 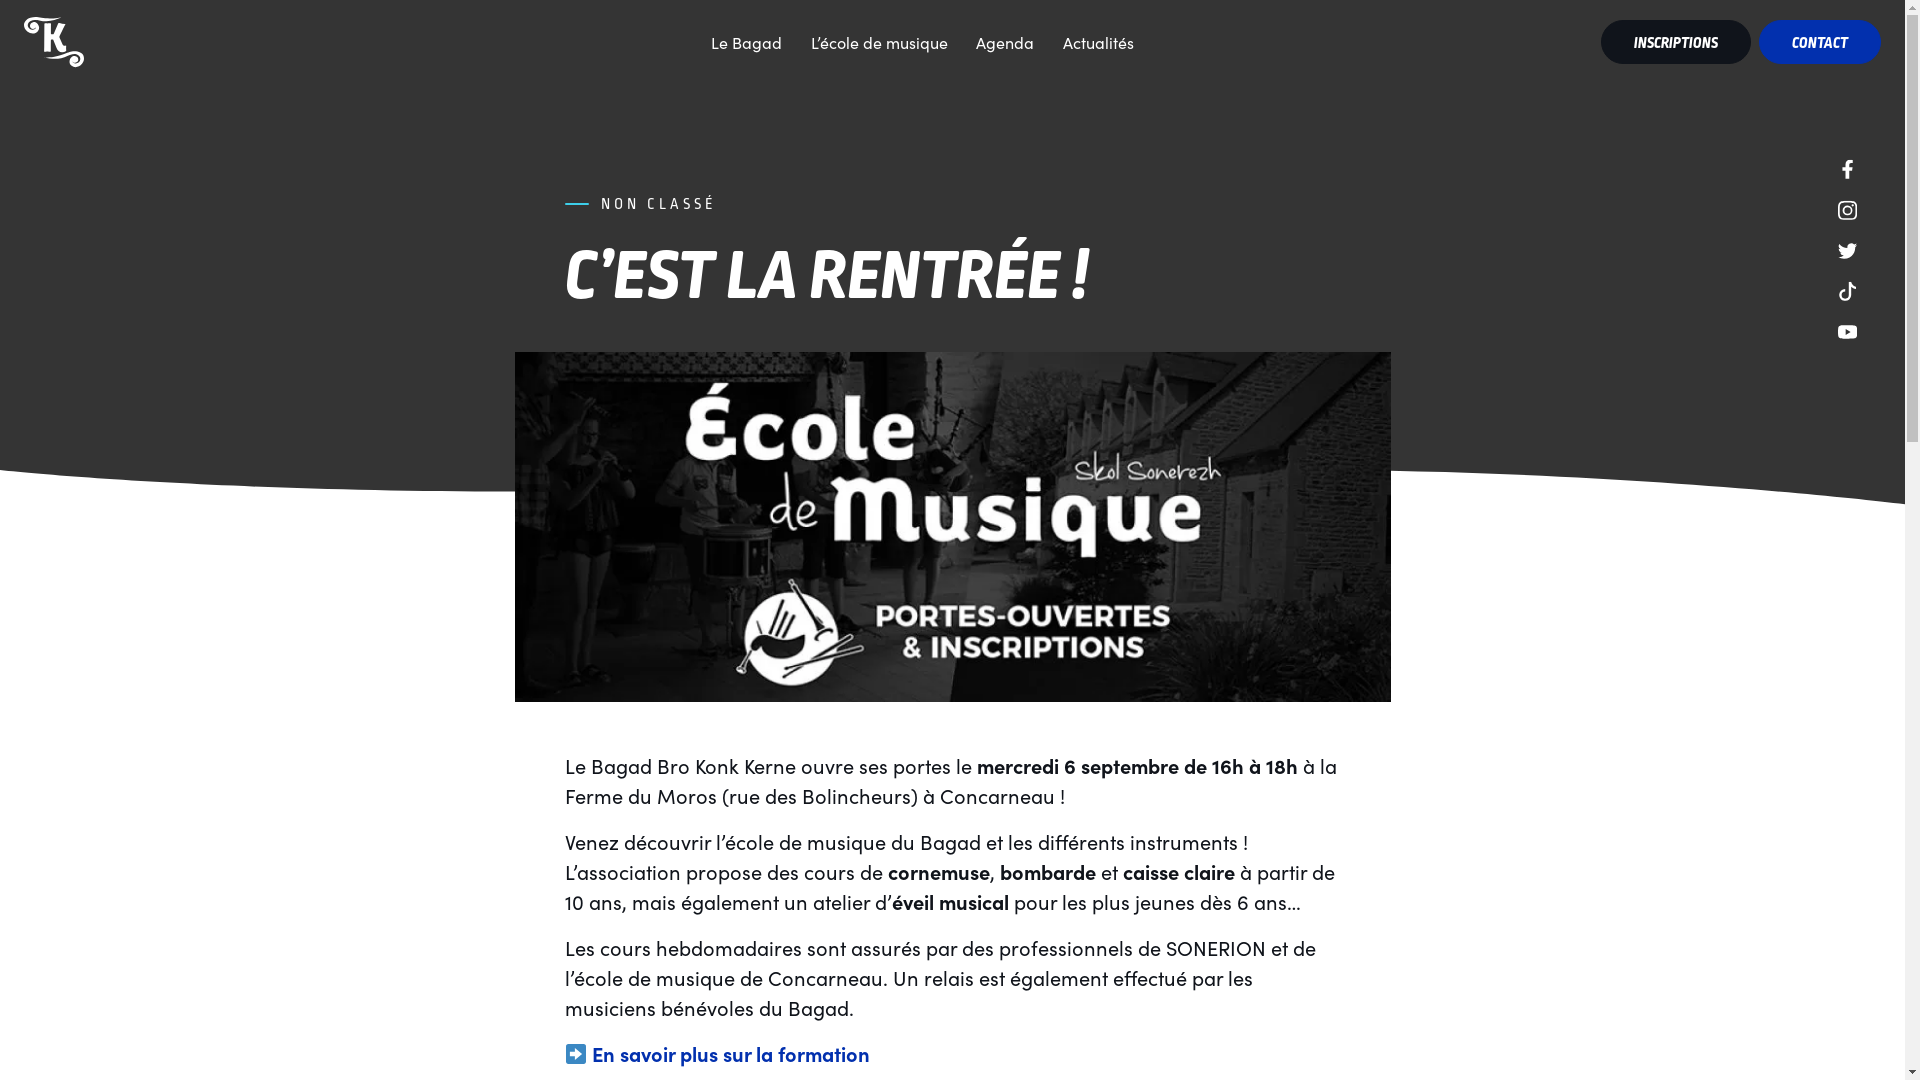 What do you see at coordinates (744, 42) in the screenshot?
I see `'Le Bagad'` at bounding box center [744, 42].